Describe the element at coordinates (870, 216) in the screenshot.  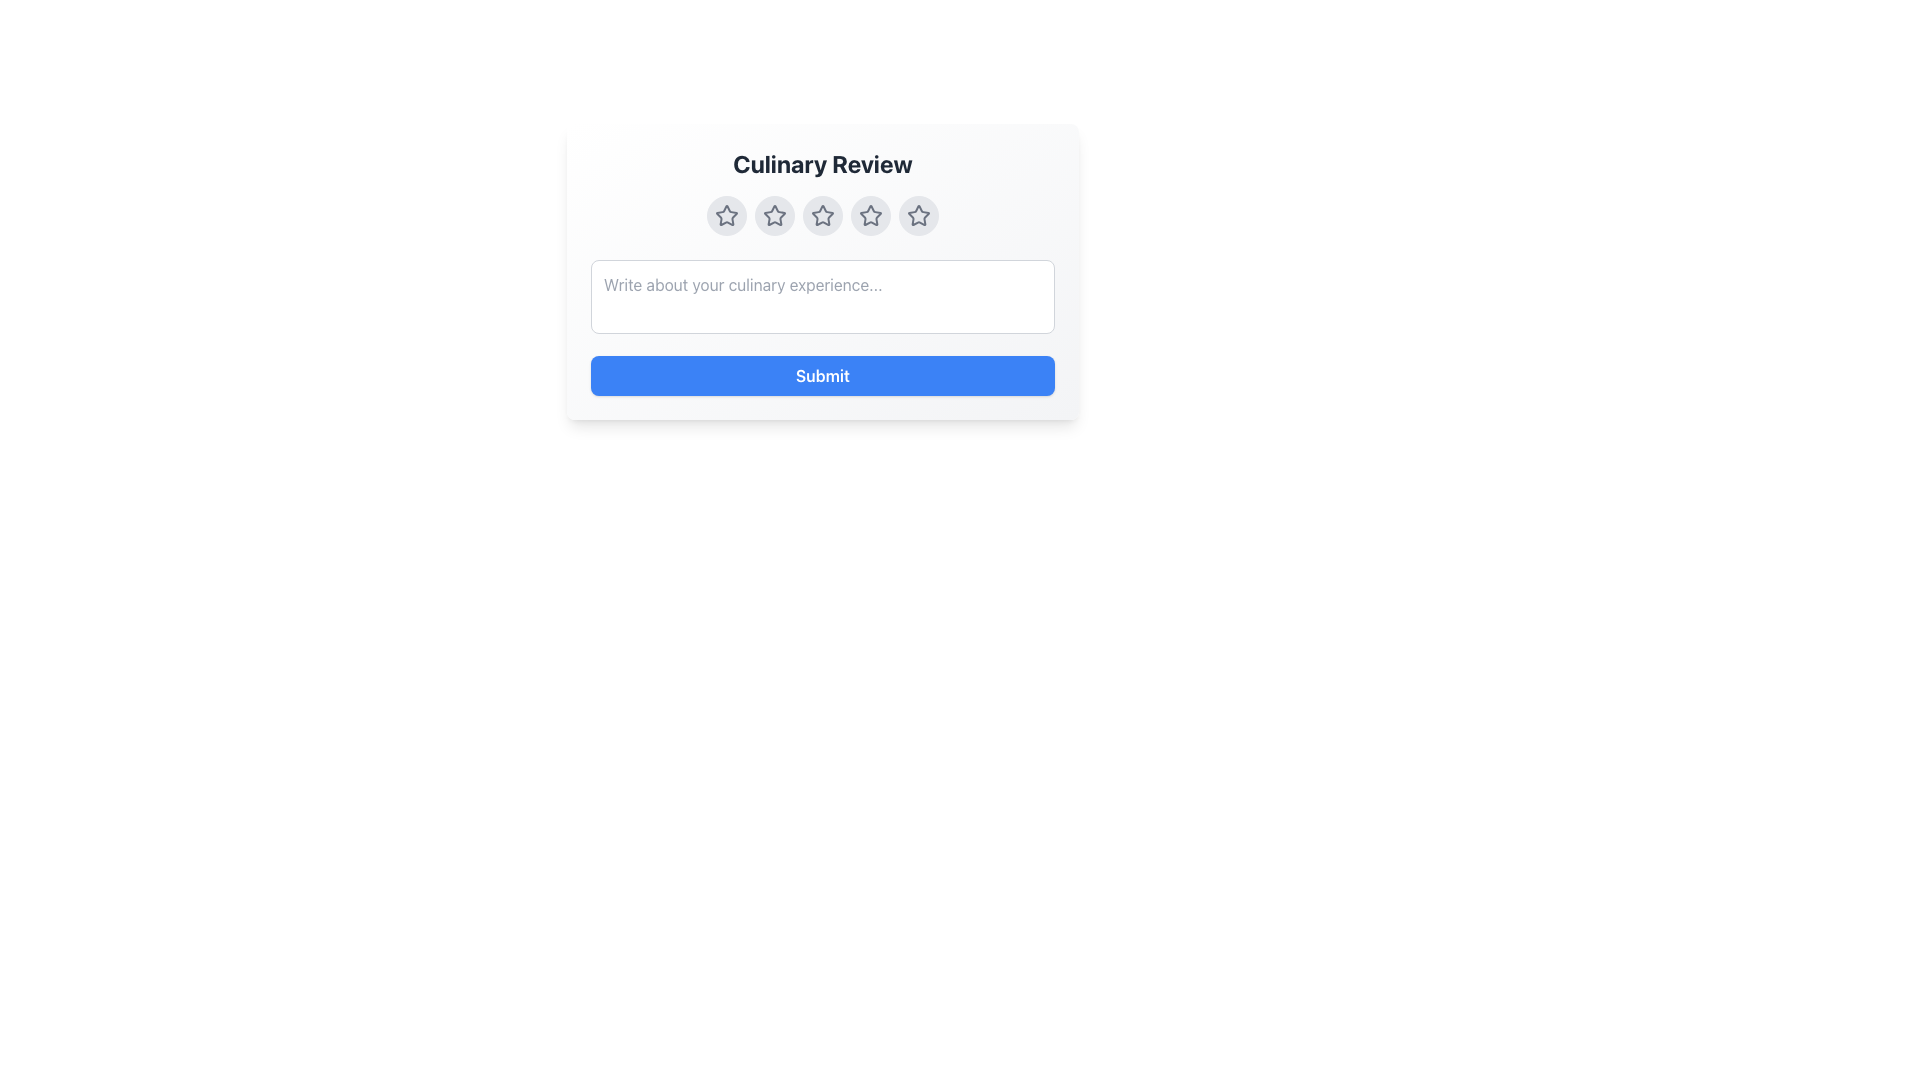
I see `the fourth star icon in the rating system located below 'Culinary Review' to indicate a rating` at that location.